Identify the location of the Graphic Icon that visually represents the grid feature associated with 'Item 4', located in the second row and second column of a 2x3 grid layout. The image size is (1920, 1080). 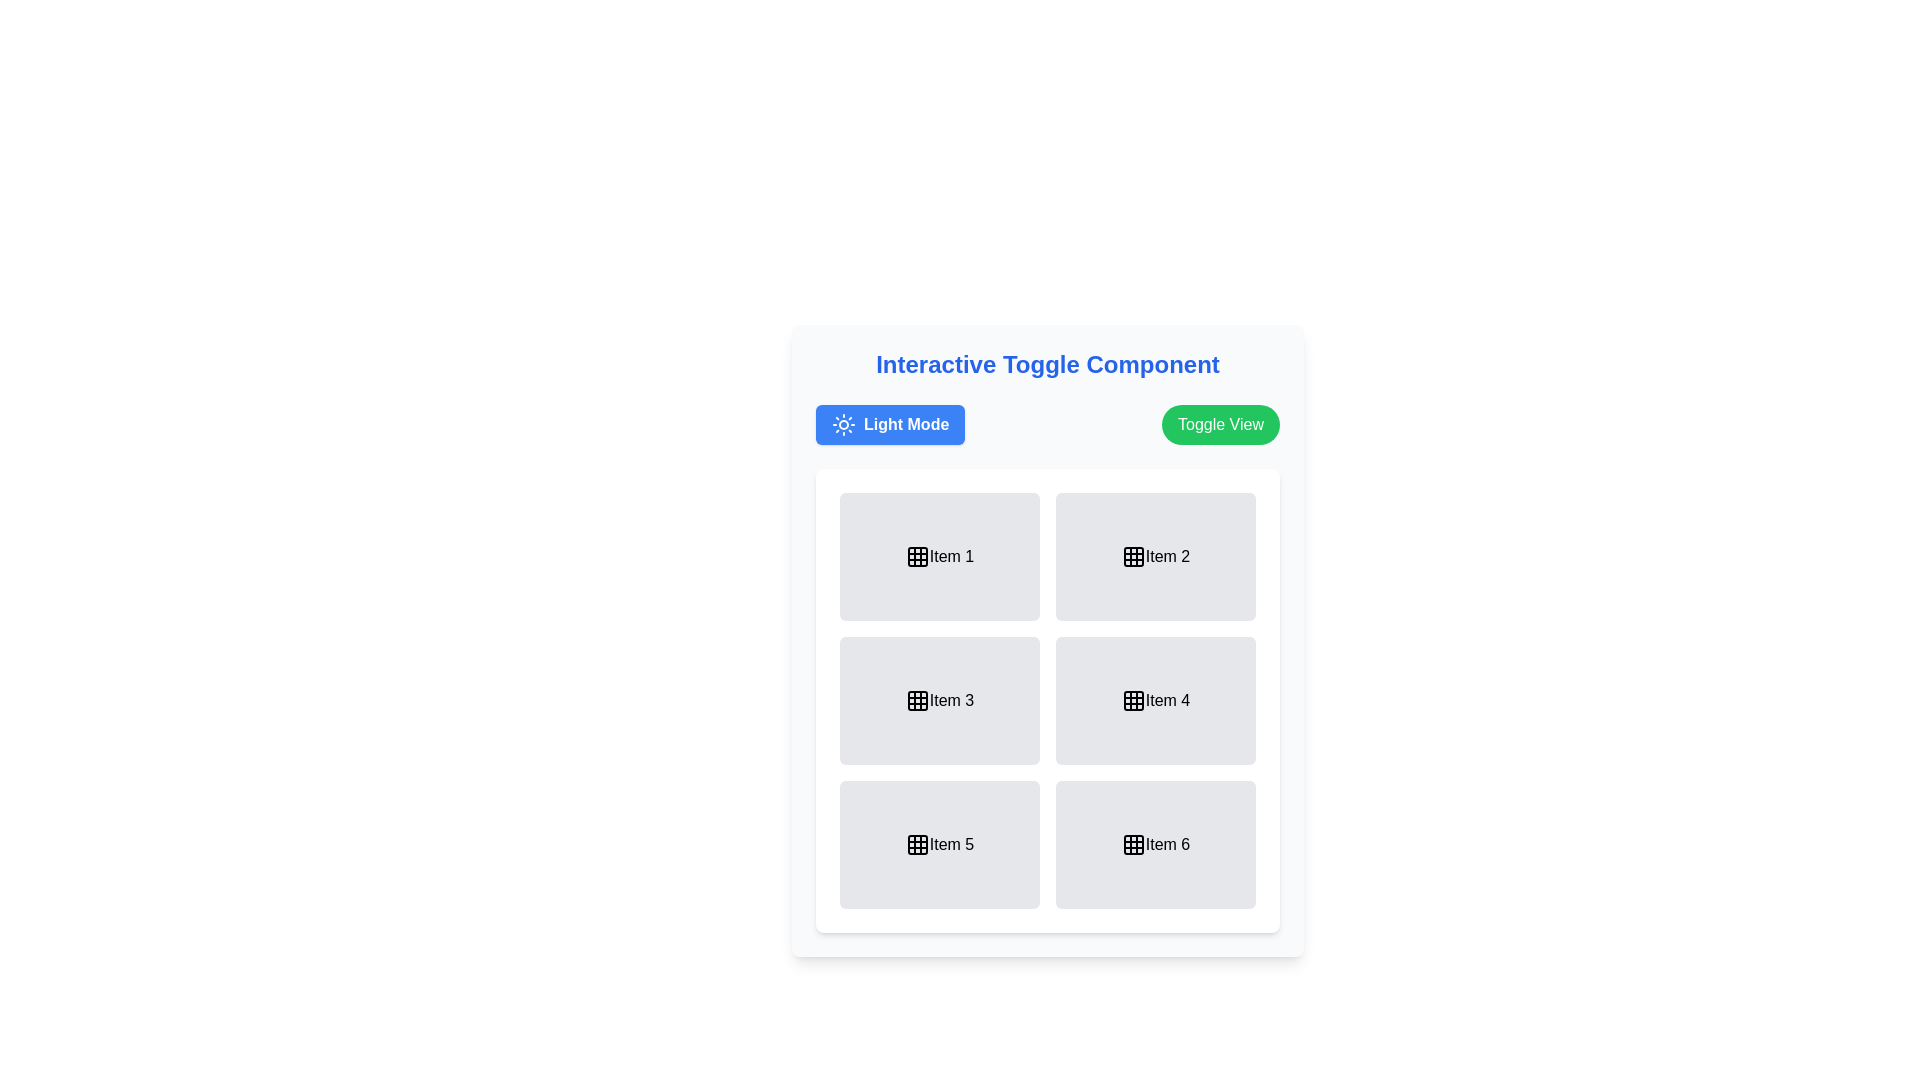
(1133, 700).